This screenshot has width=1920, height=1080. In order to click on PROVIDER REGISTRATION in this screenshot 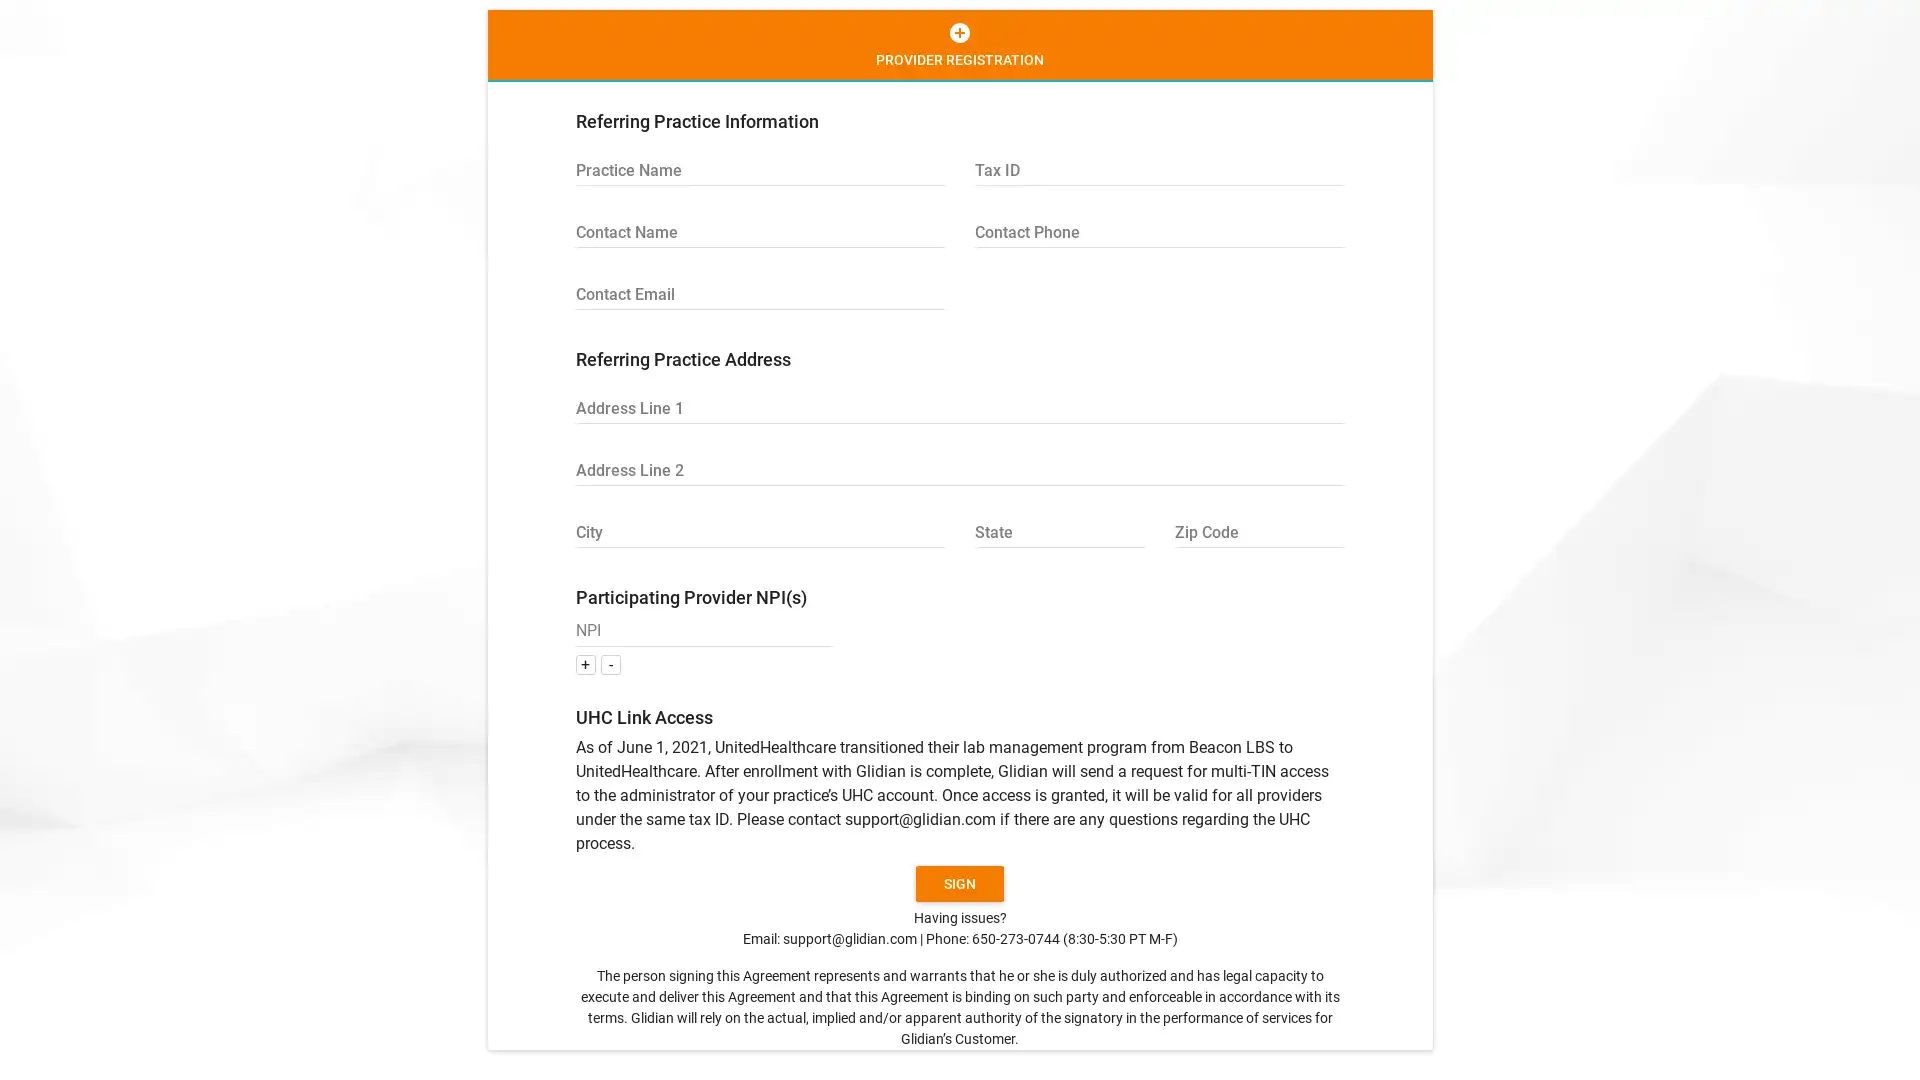, I will do `click(958, 45)`.